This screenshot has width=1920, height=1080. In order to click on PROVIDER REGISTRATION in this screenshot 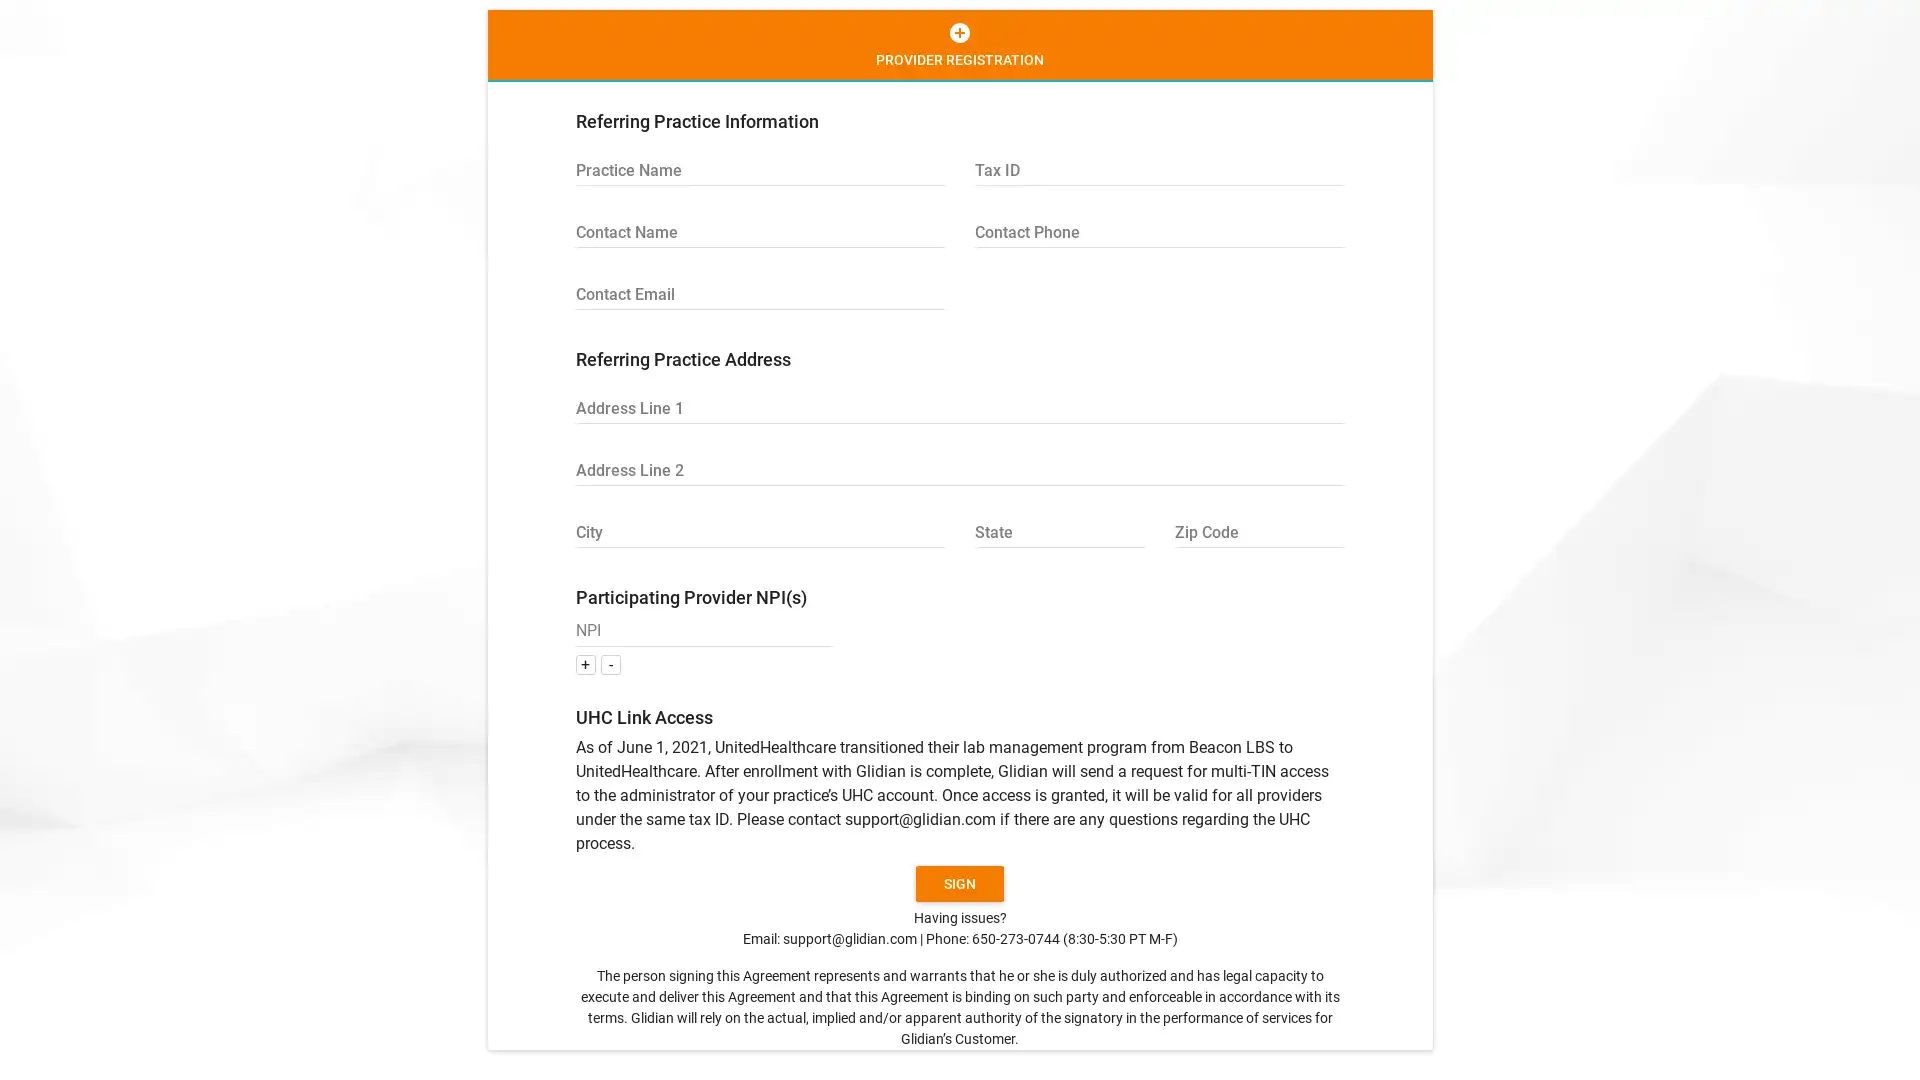, I will do `click(958, 45)`.